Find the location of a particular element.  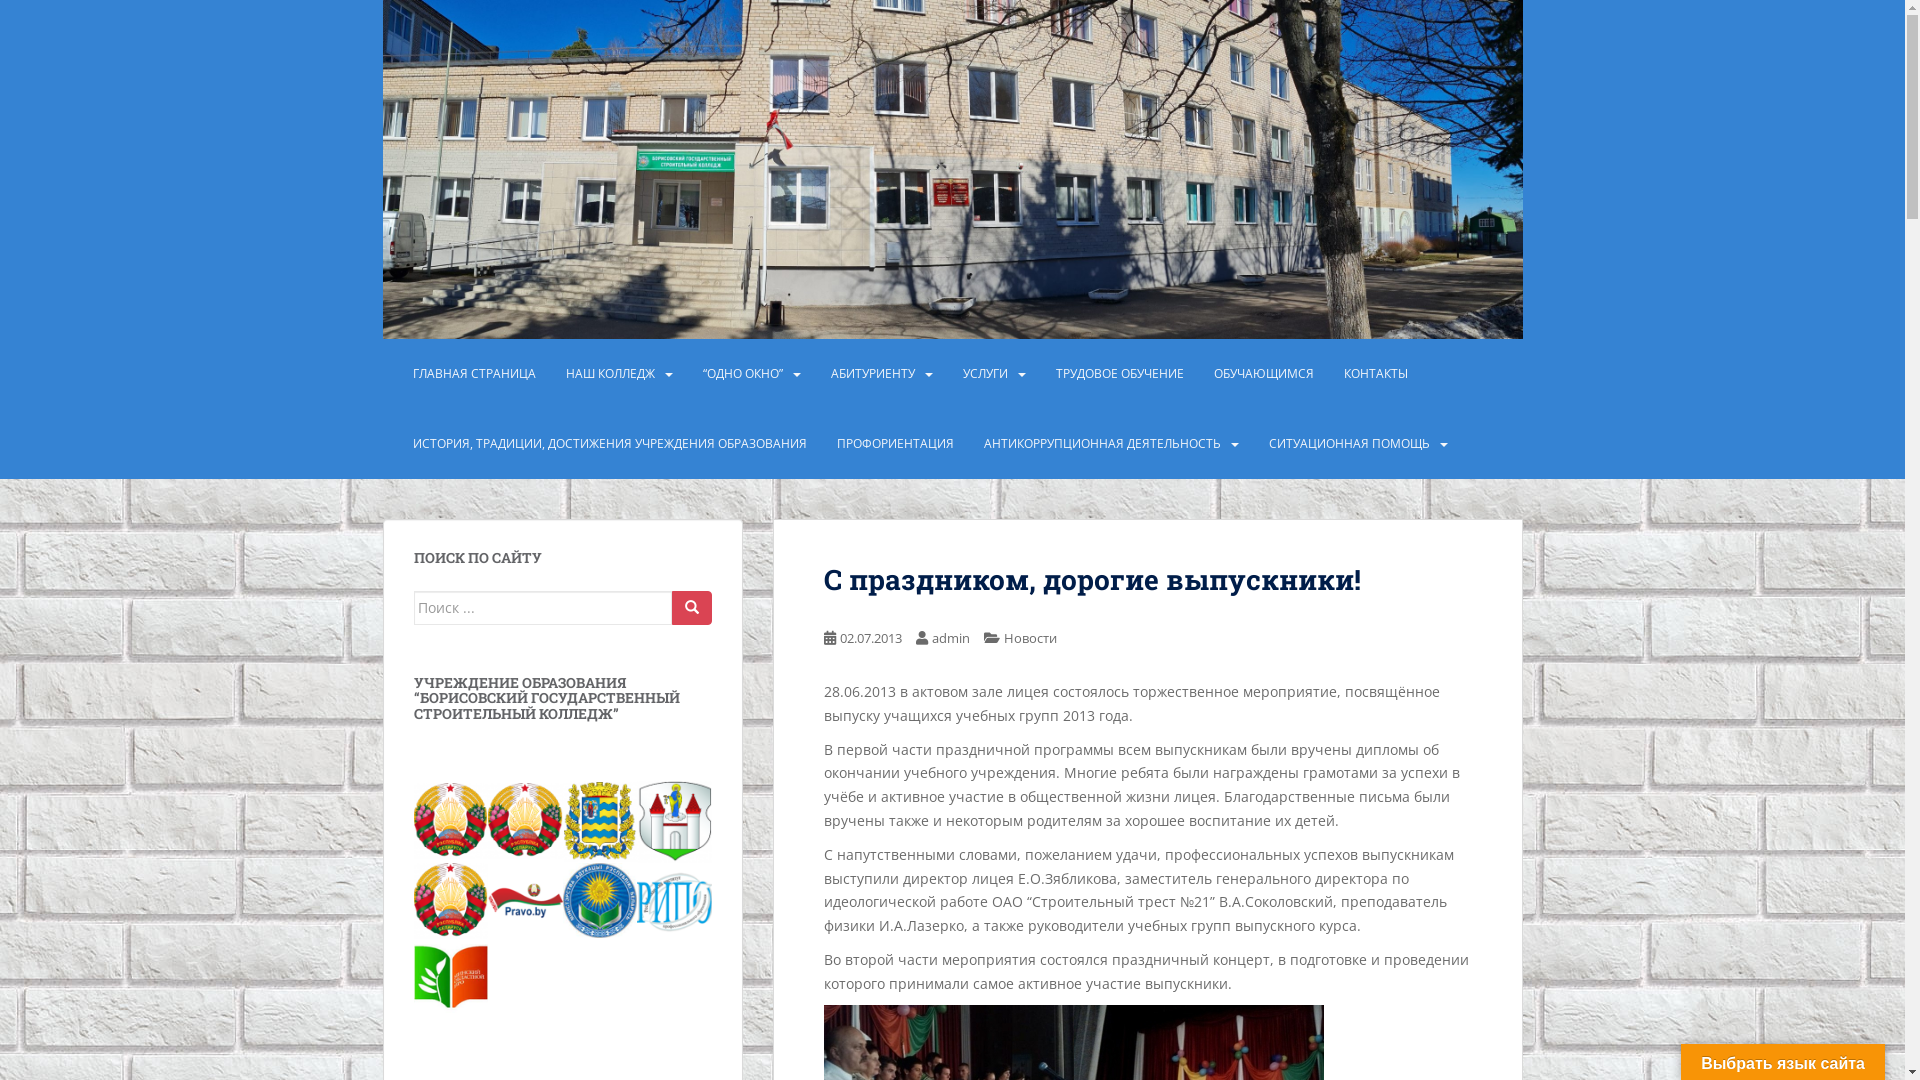

'admin' is located at coordinates (949, 637).